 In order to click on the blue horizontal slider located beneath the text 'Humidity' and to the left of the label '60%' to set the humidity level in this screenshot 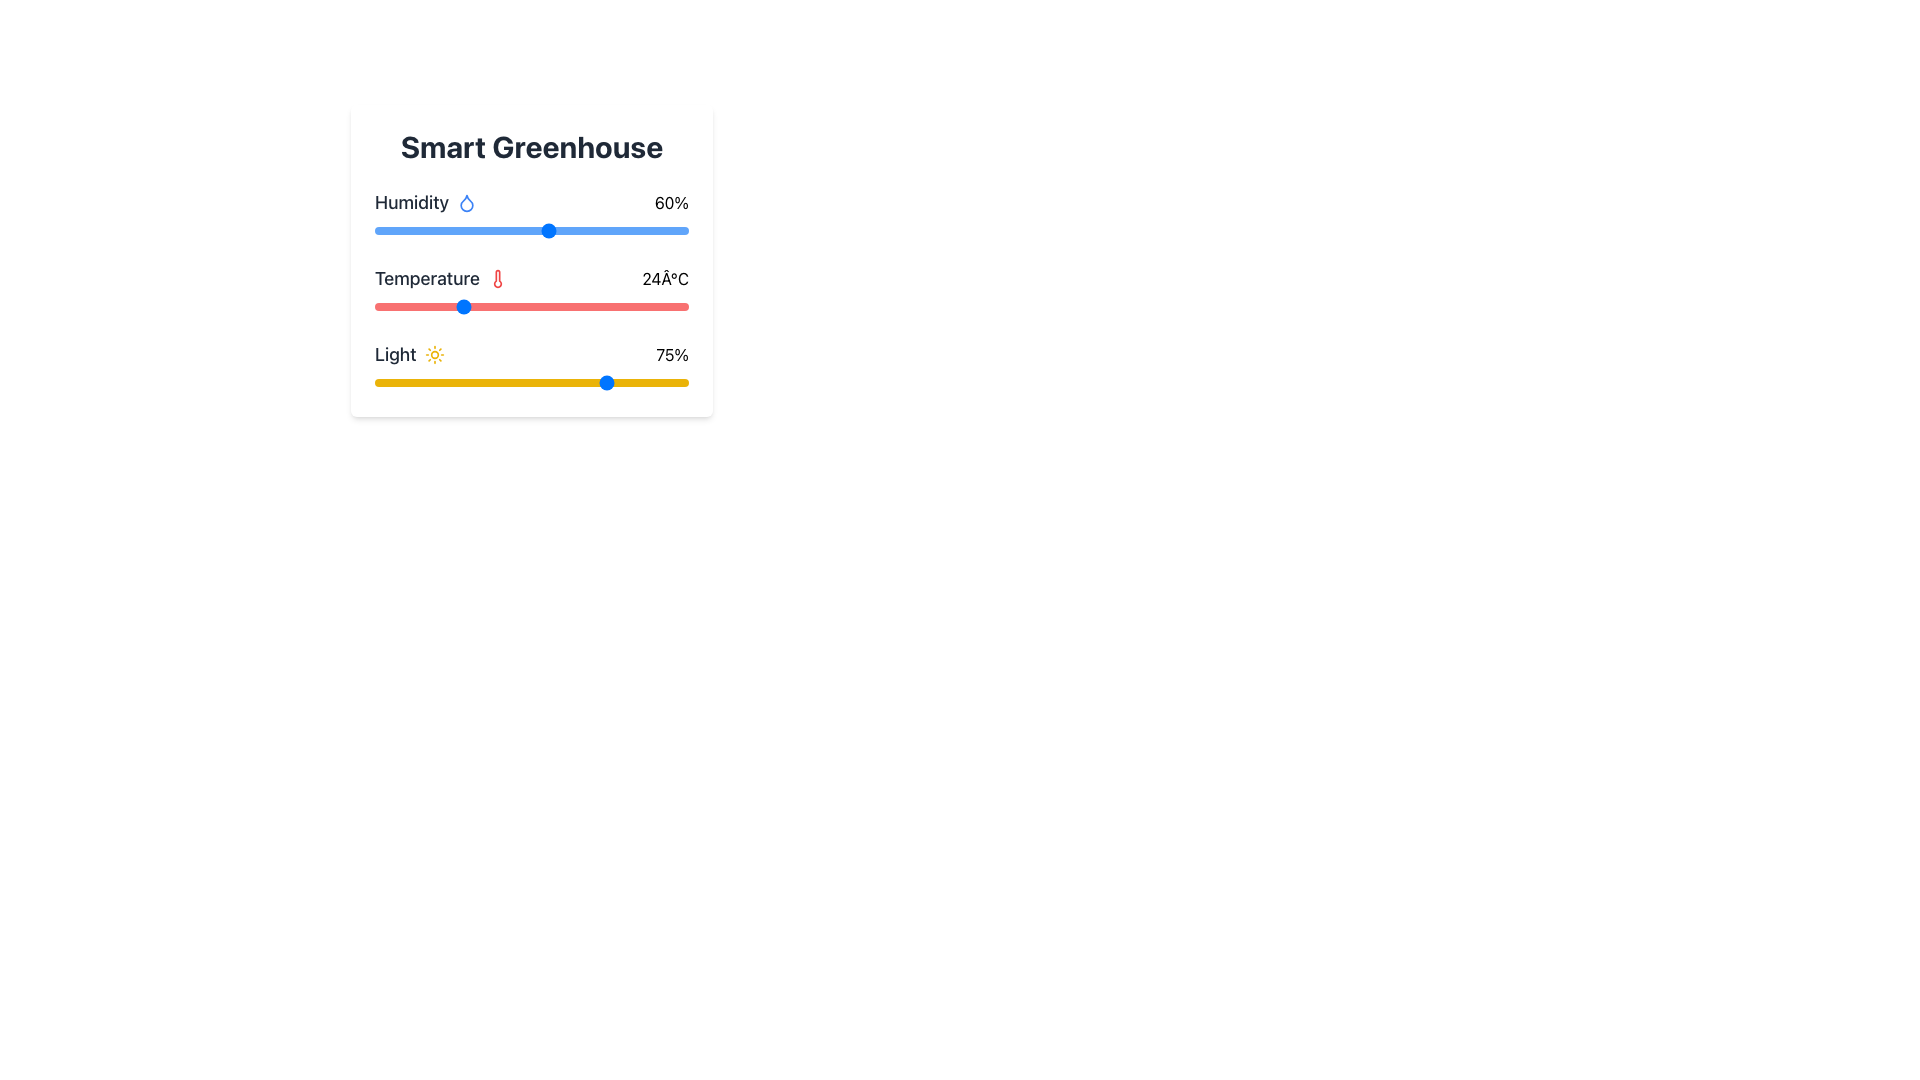, I will do `click(532, 230)`.